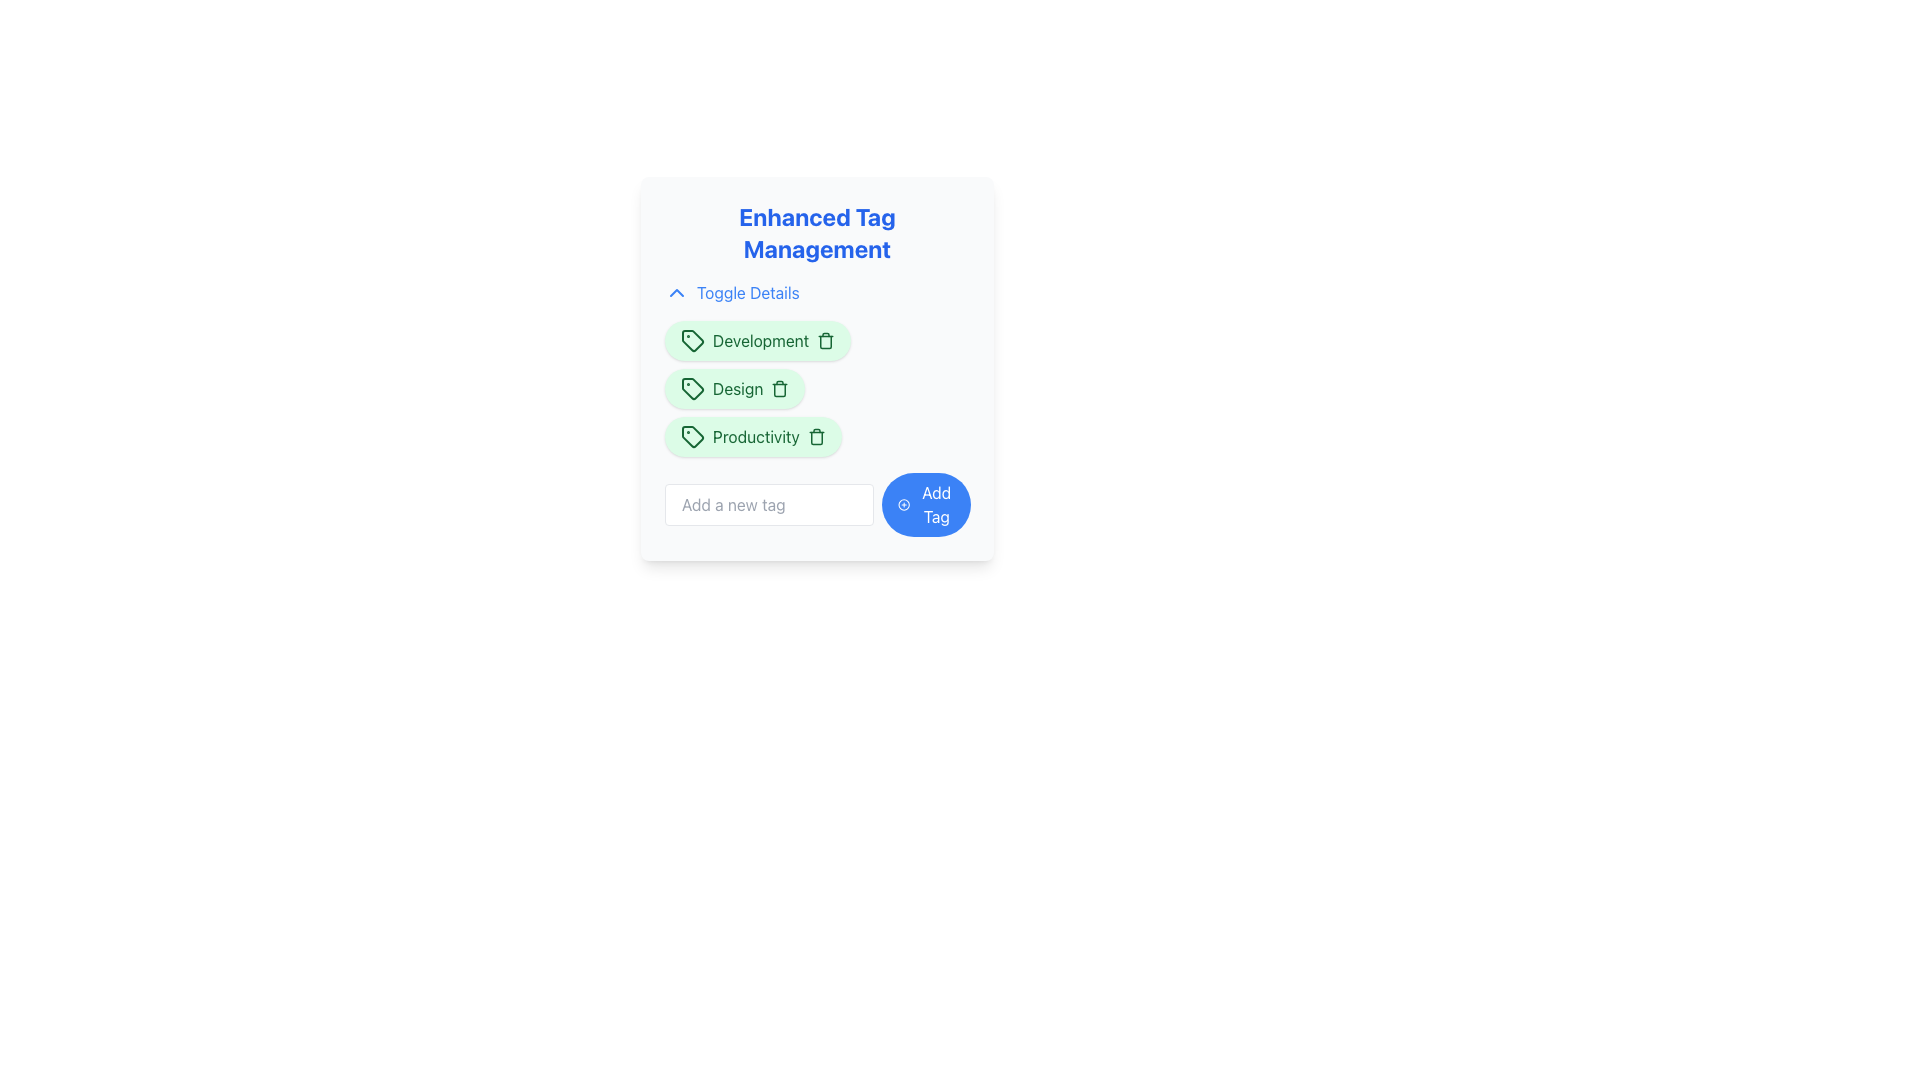  I want to click on the circular blue icon with a '+' symbol located within the 'Add Tag' button in the bottom-right corner of the 'Enhanced Tag Management' card, so click(902, 504).